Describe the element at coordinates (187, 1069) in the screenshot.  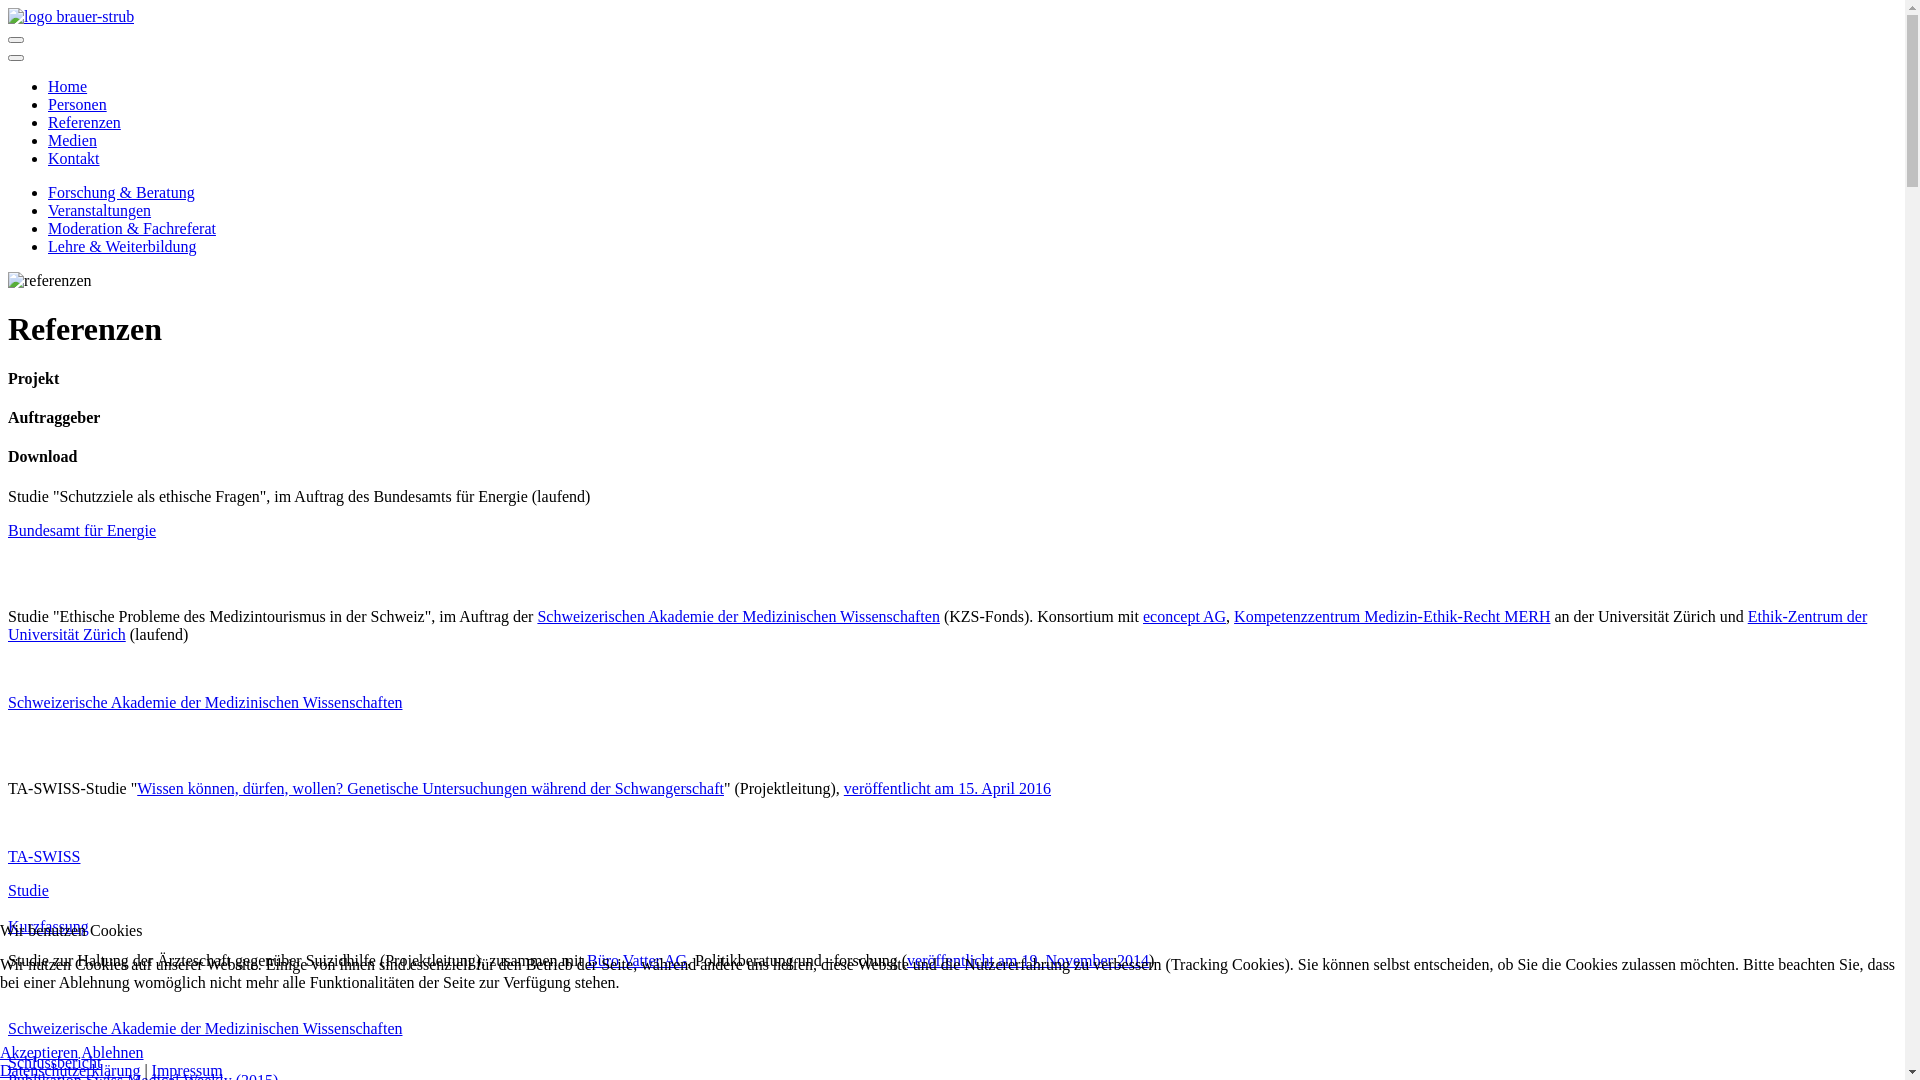
I see `'Impressum'` at that location.